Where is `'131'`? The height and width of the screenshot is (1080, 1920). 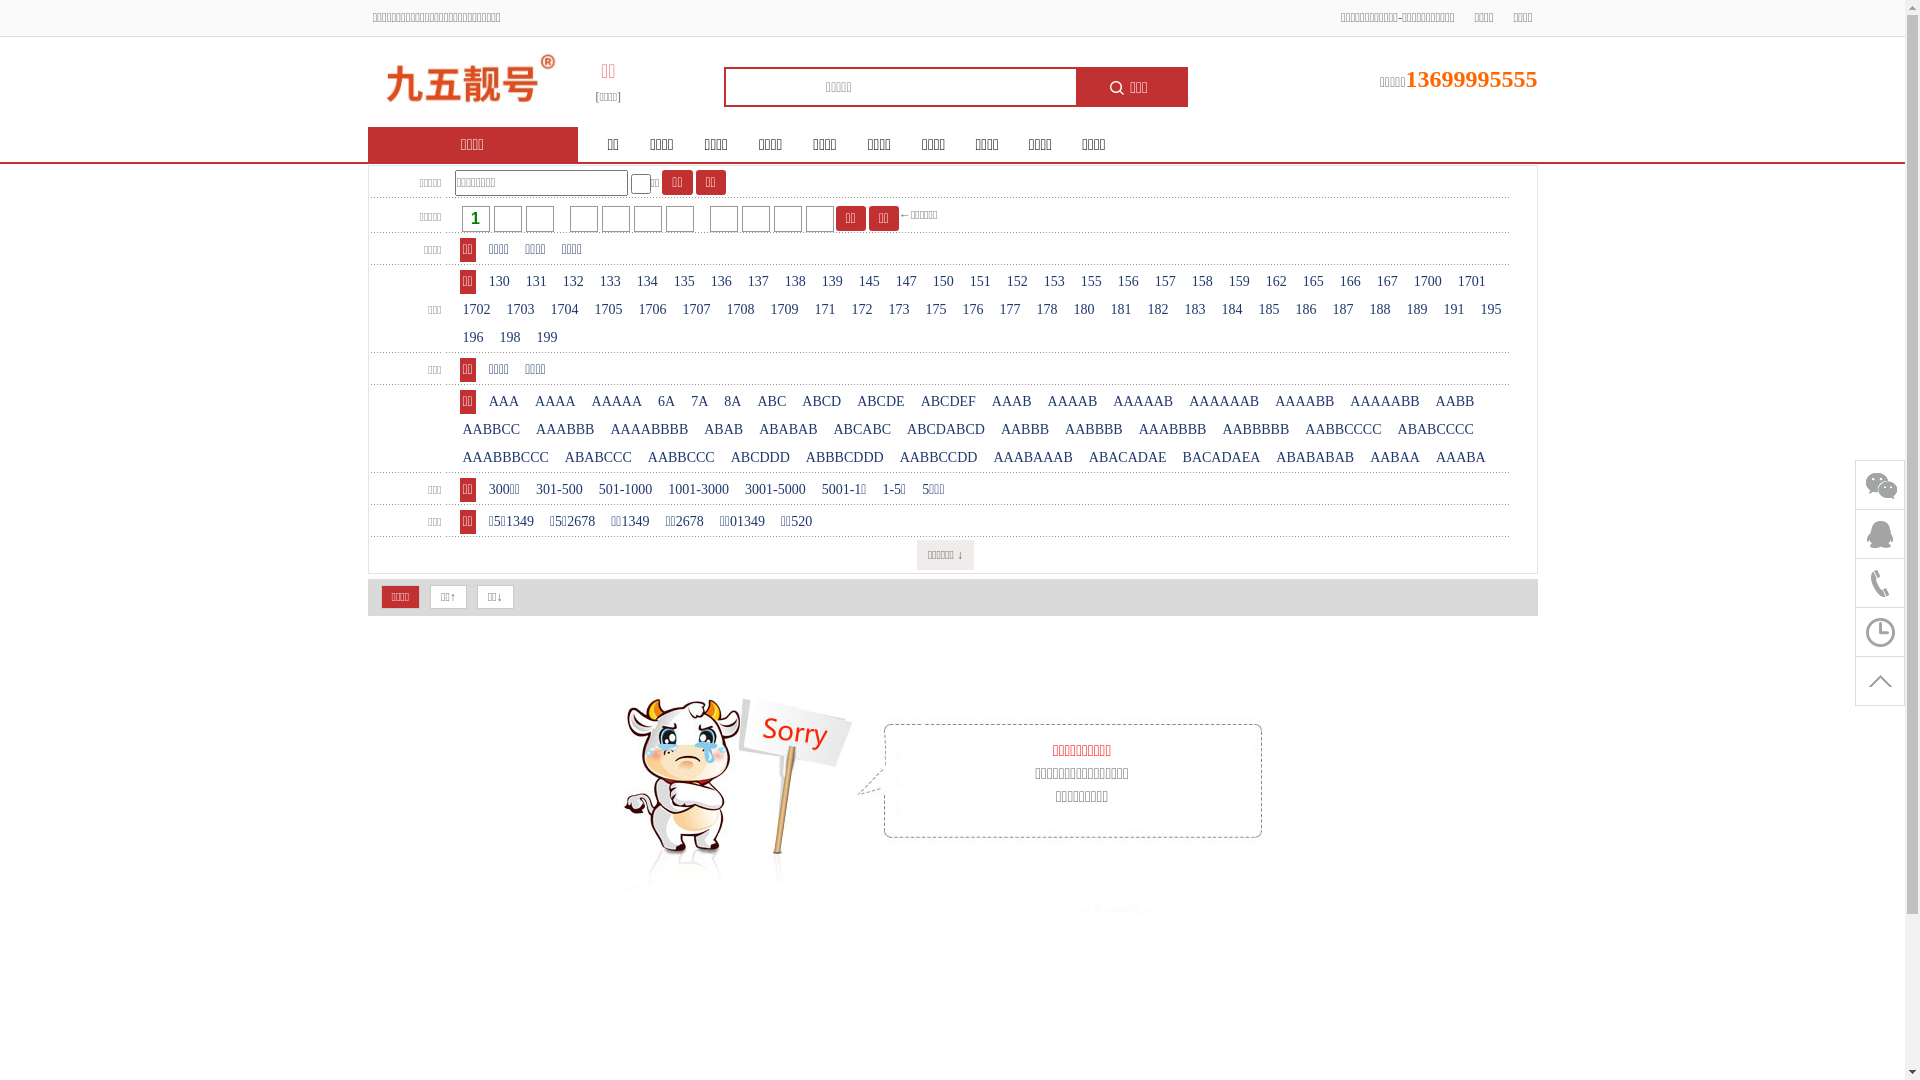
'131' is located at coordinates (523, 281).